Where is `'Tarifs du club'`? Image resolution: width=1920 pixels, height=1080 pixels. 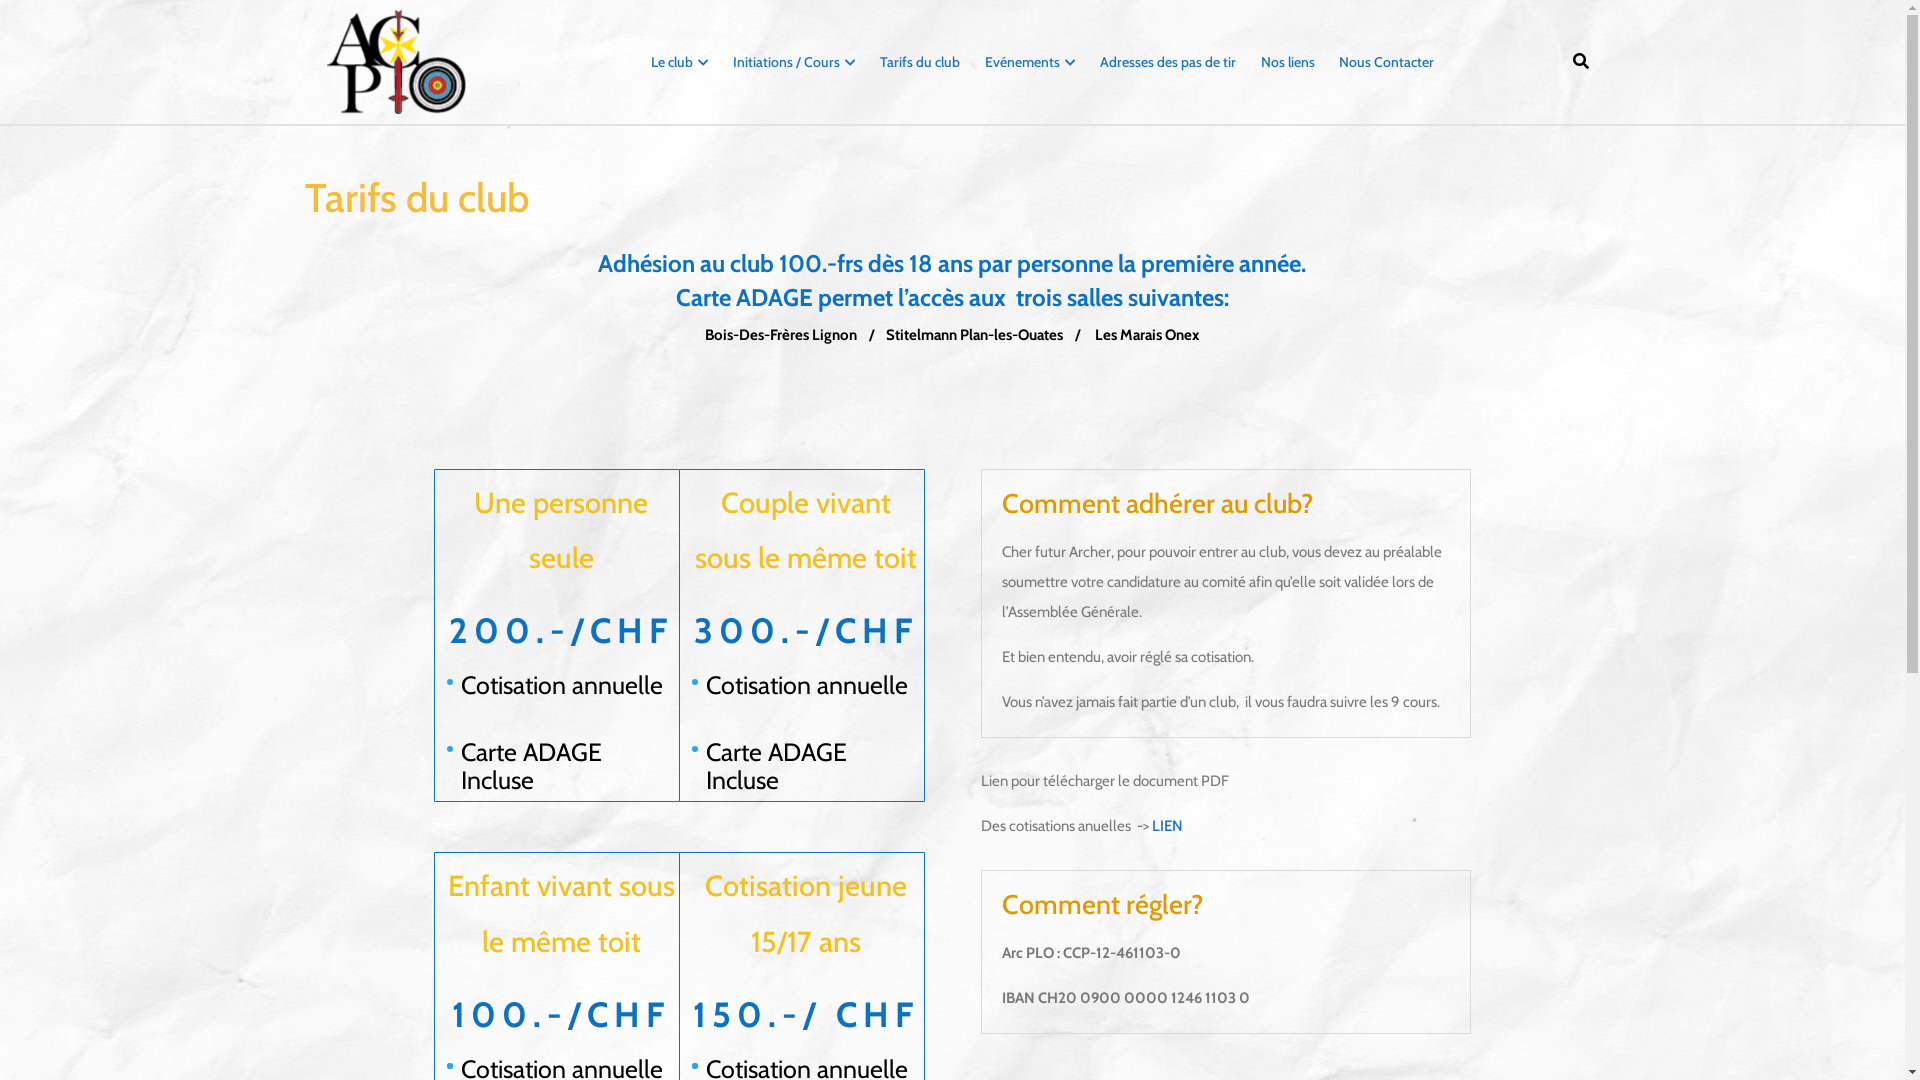 'Tarifs du club' is located at coordinates (869, 60).